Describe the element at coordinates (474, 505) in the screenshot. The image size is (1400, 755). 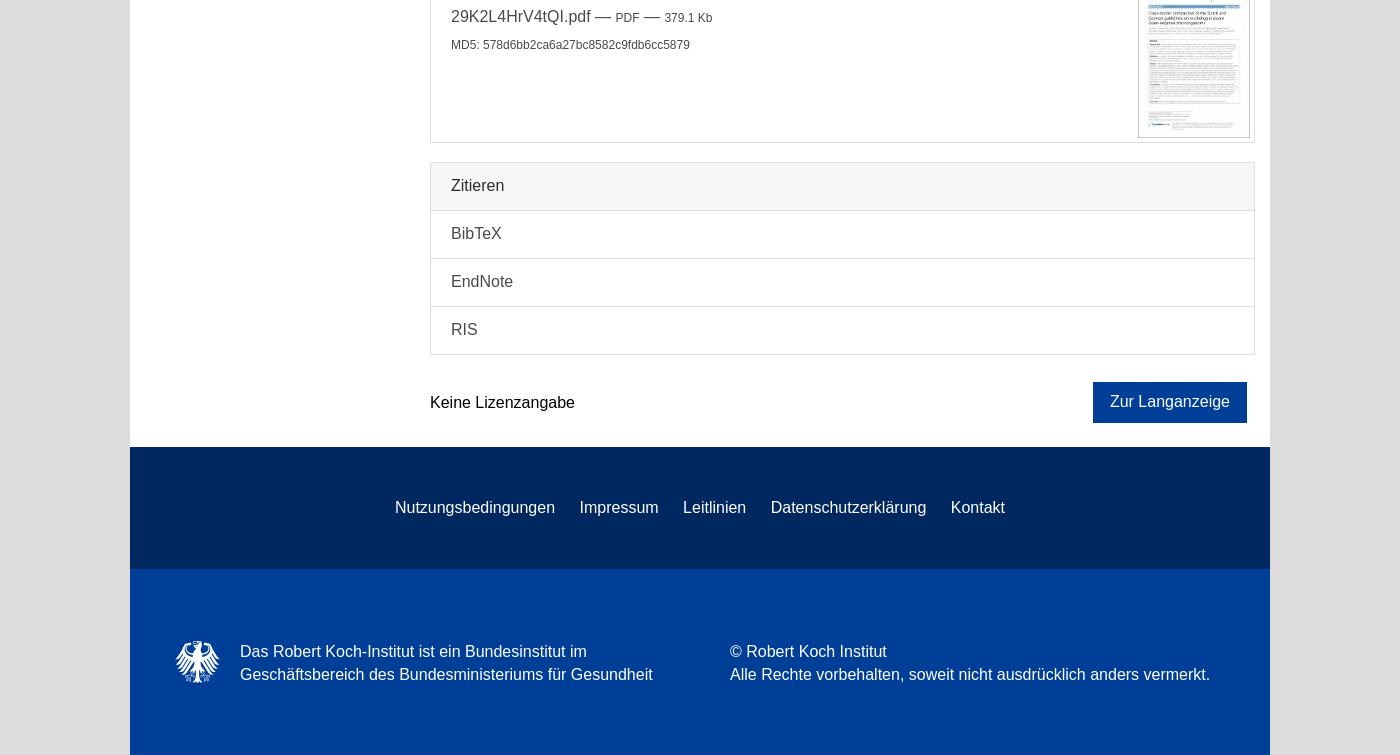
I see `'Nutzungsbedingungen'` at that location.